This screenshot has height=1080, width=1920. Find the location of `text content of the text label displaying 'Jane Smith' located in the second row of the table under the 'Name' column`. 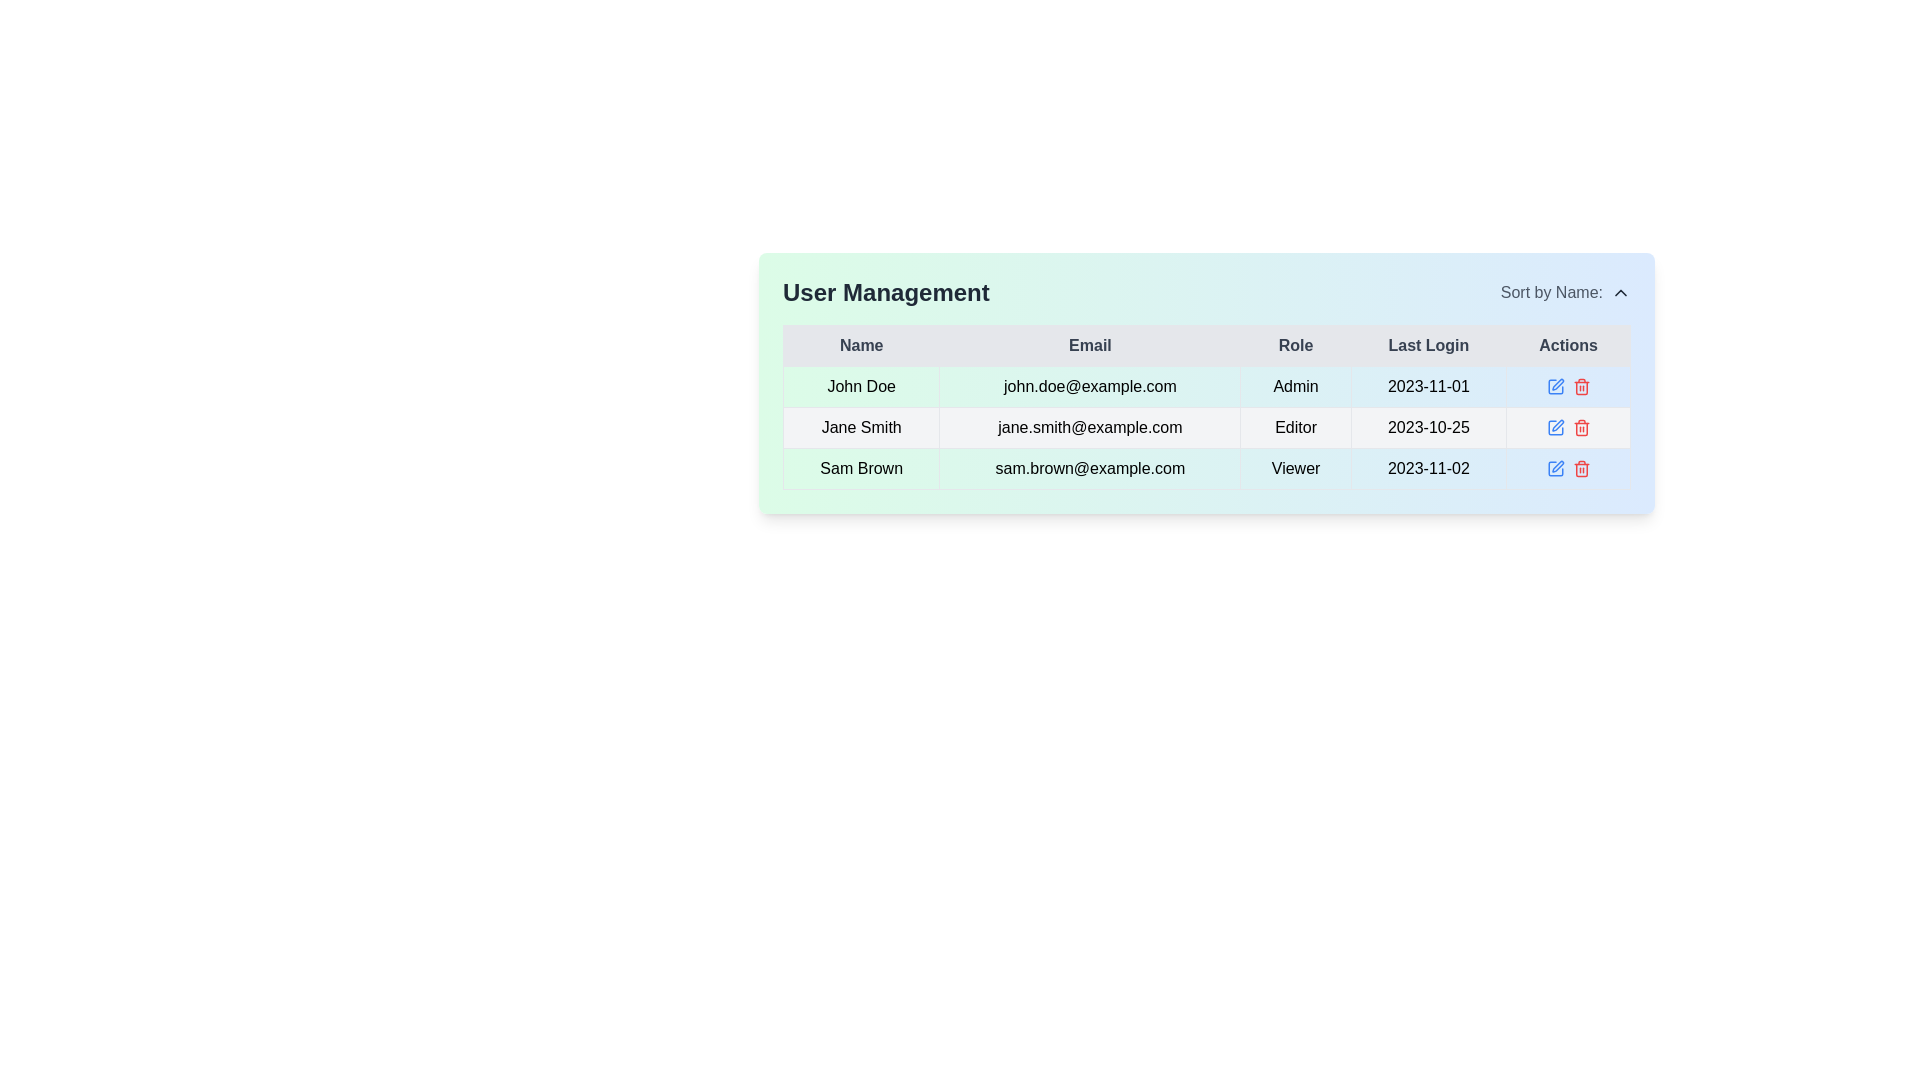

text content of the text label displaying 'Jane Smith' located in the second row of the table under the 'Name' column is located at coordinates (861, 427).